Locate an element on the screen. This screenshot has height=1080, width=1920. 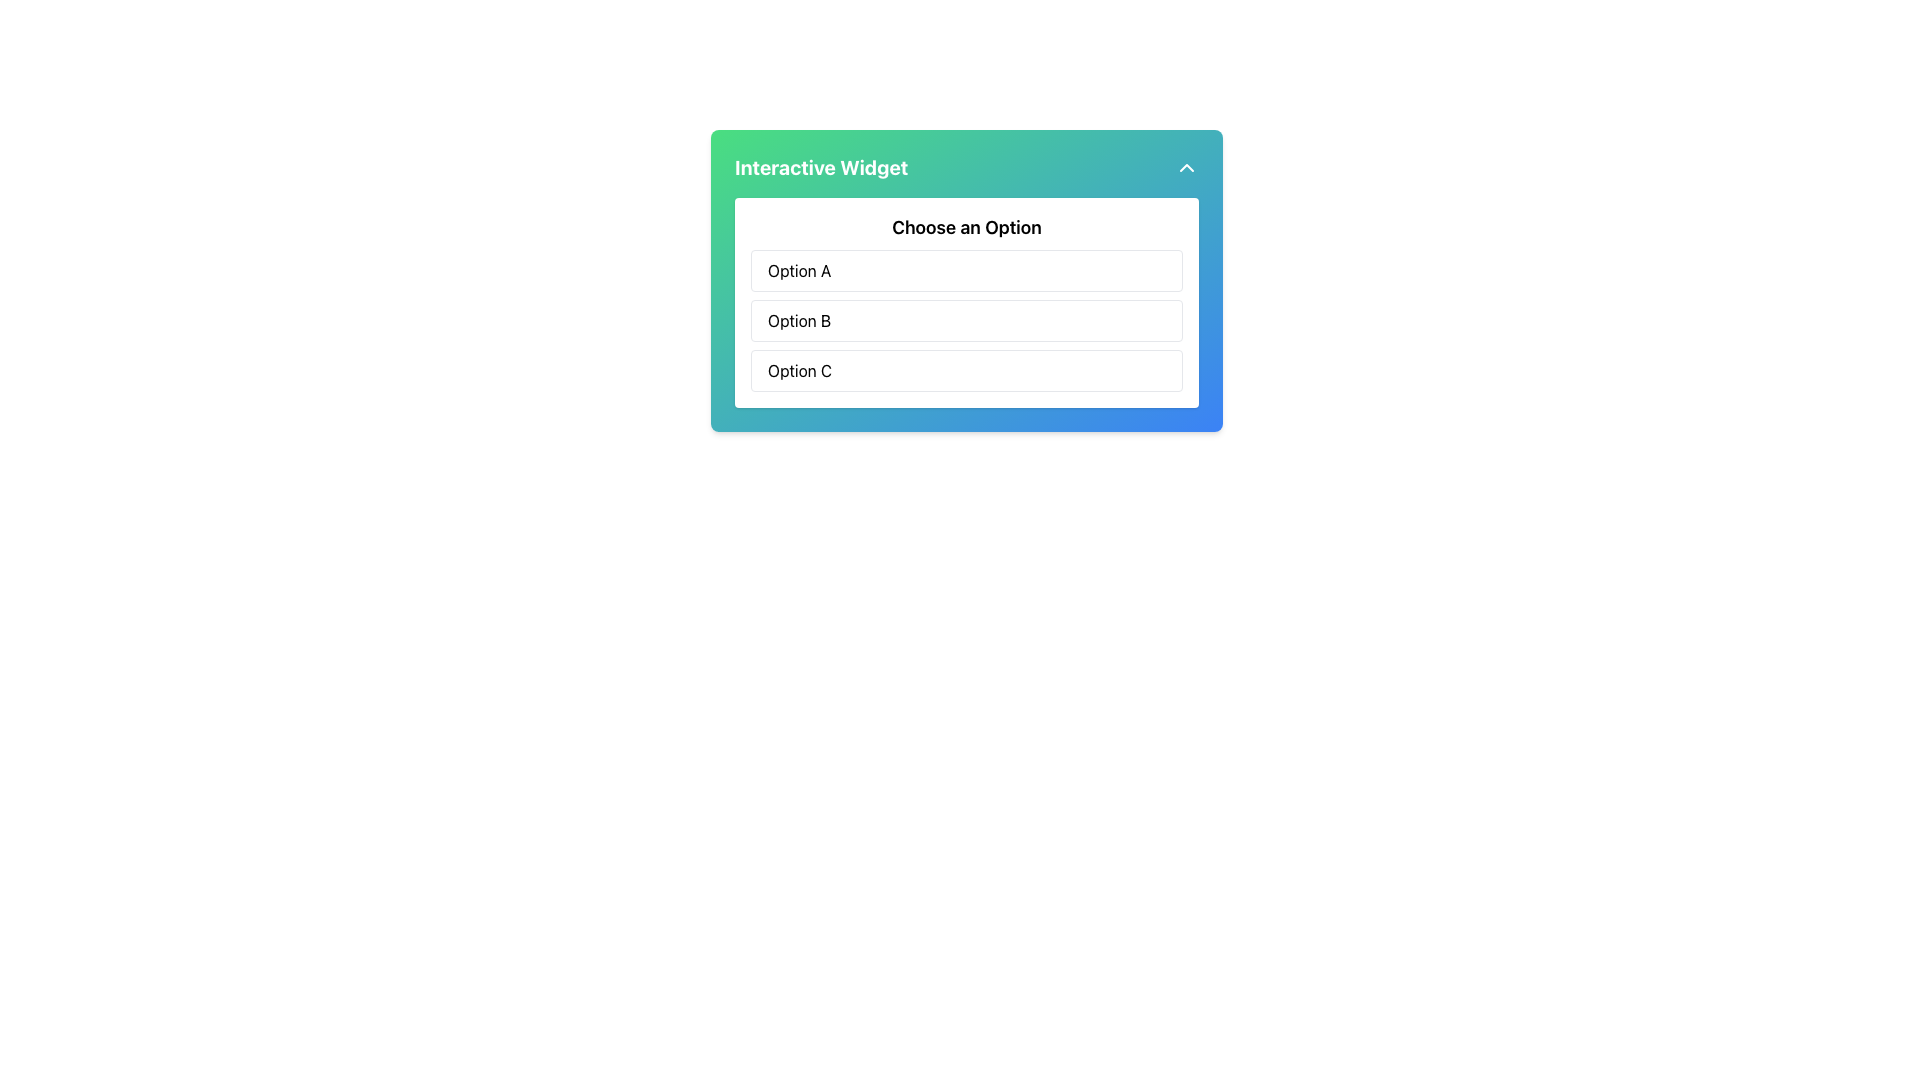
the Interactive Widget is located at coordinates (966, 281).